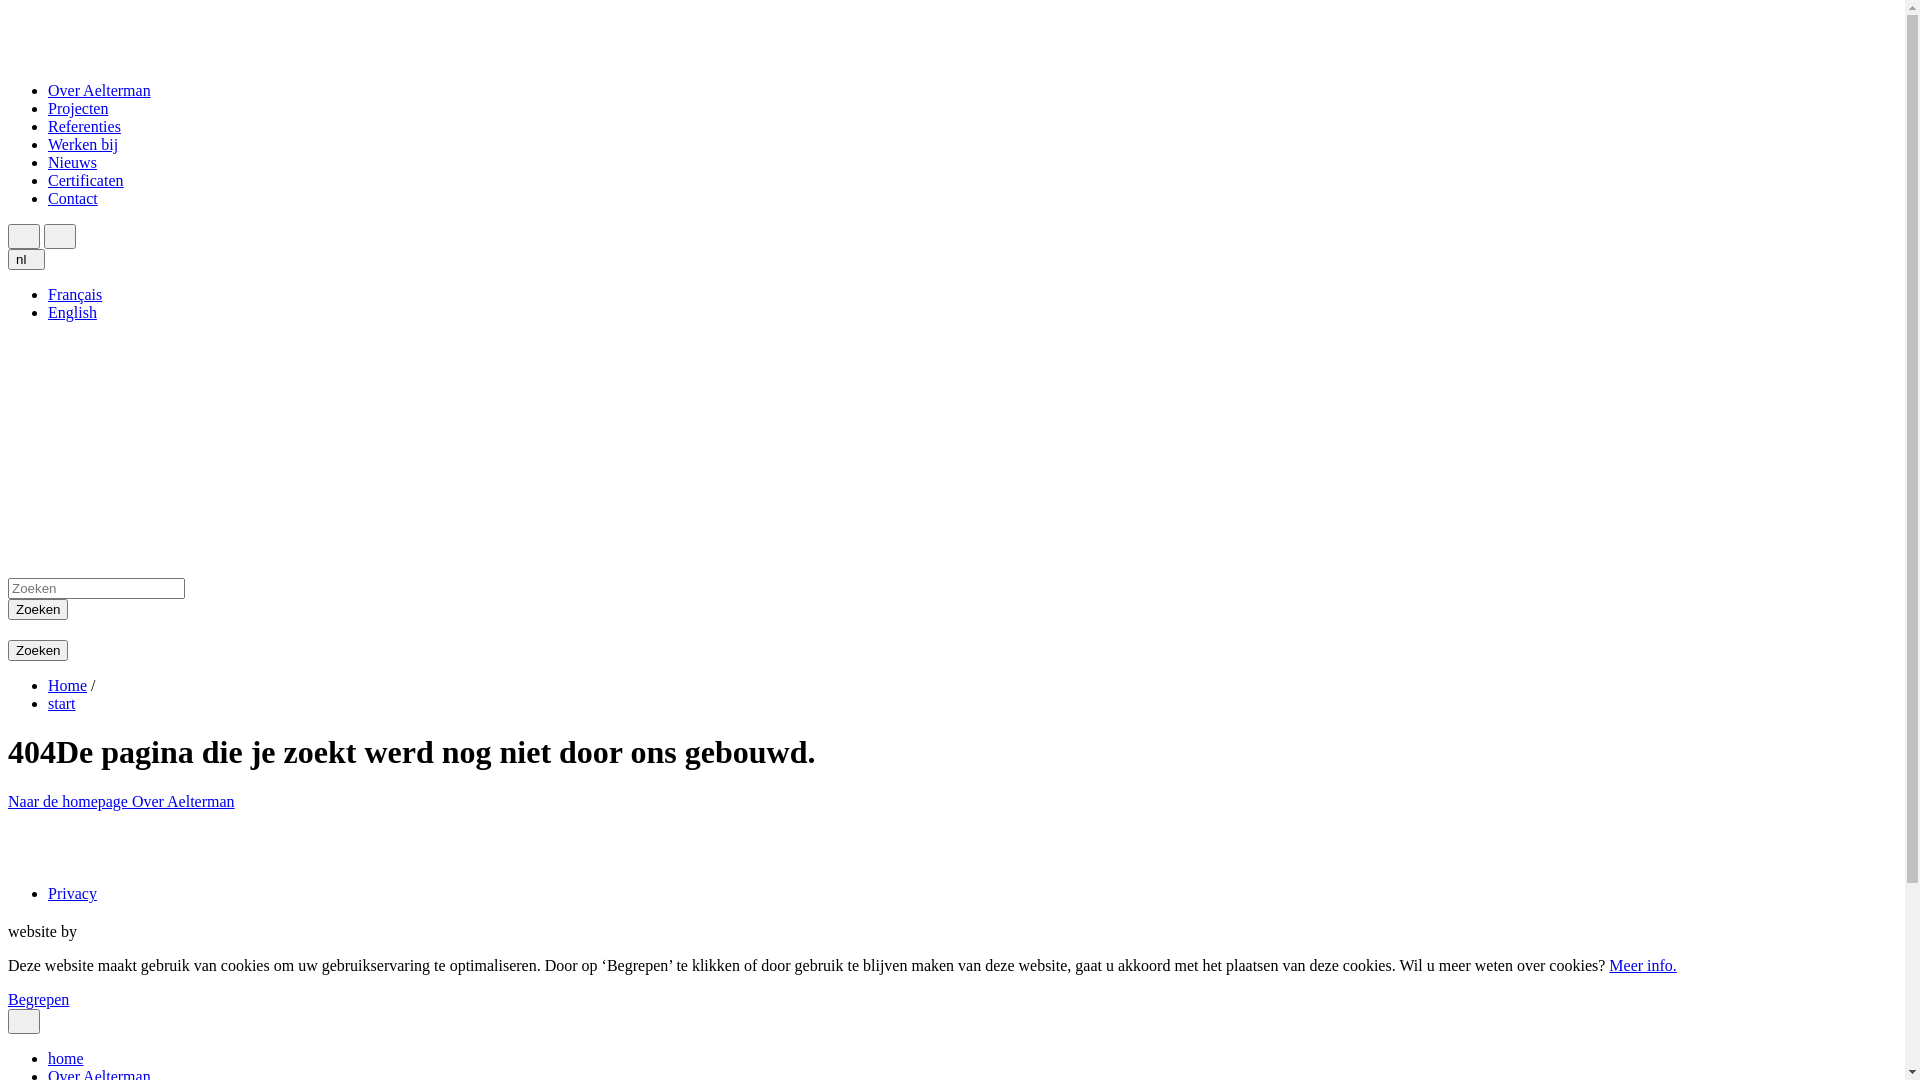 Image resolution: width=1920 pixels, height=1080 pixels. Describe the element at coordinates (72, 892) in the screenshot. I see `'Privacy'` at that location.